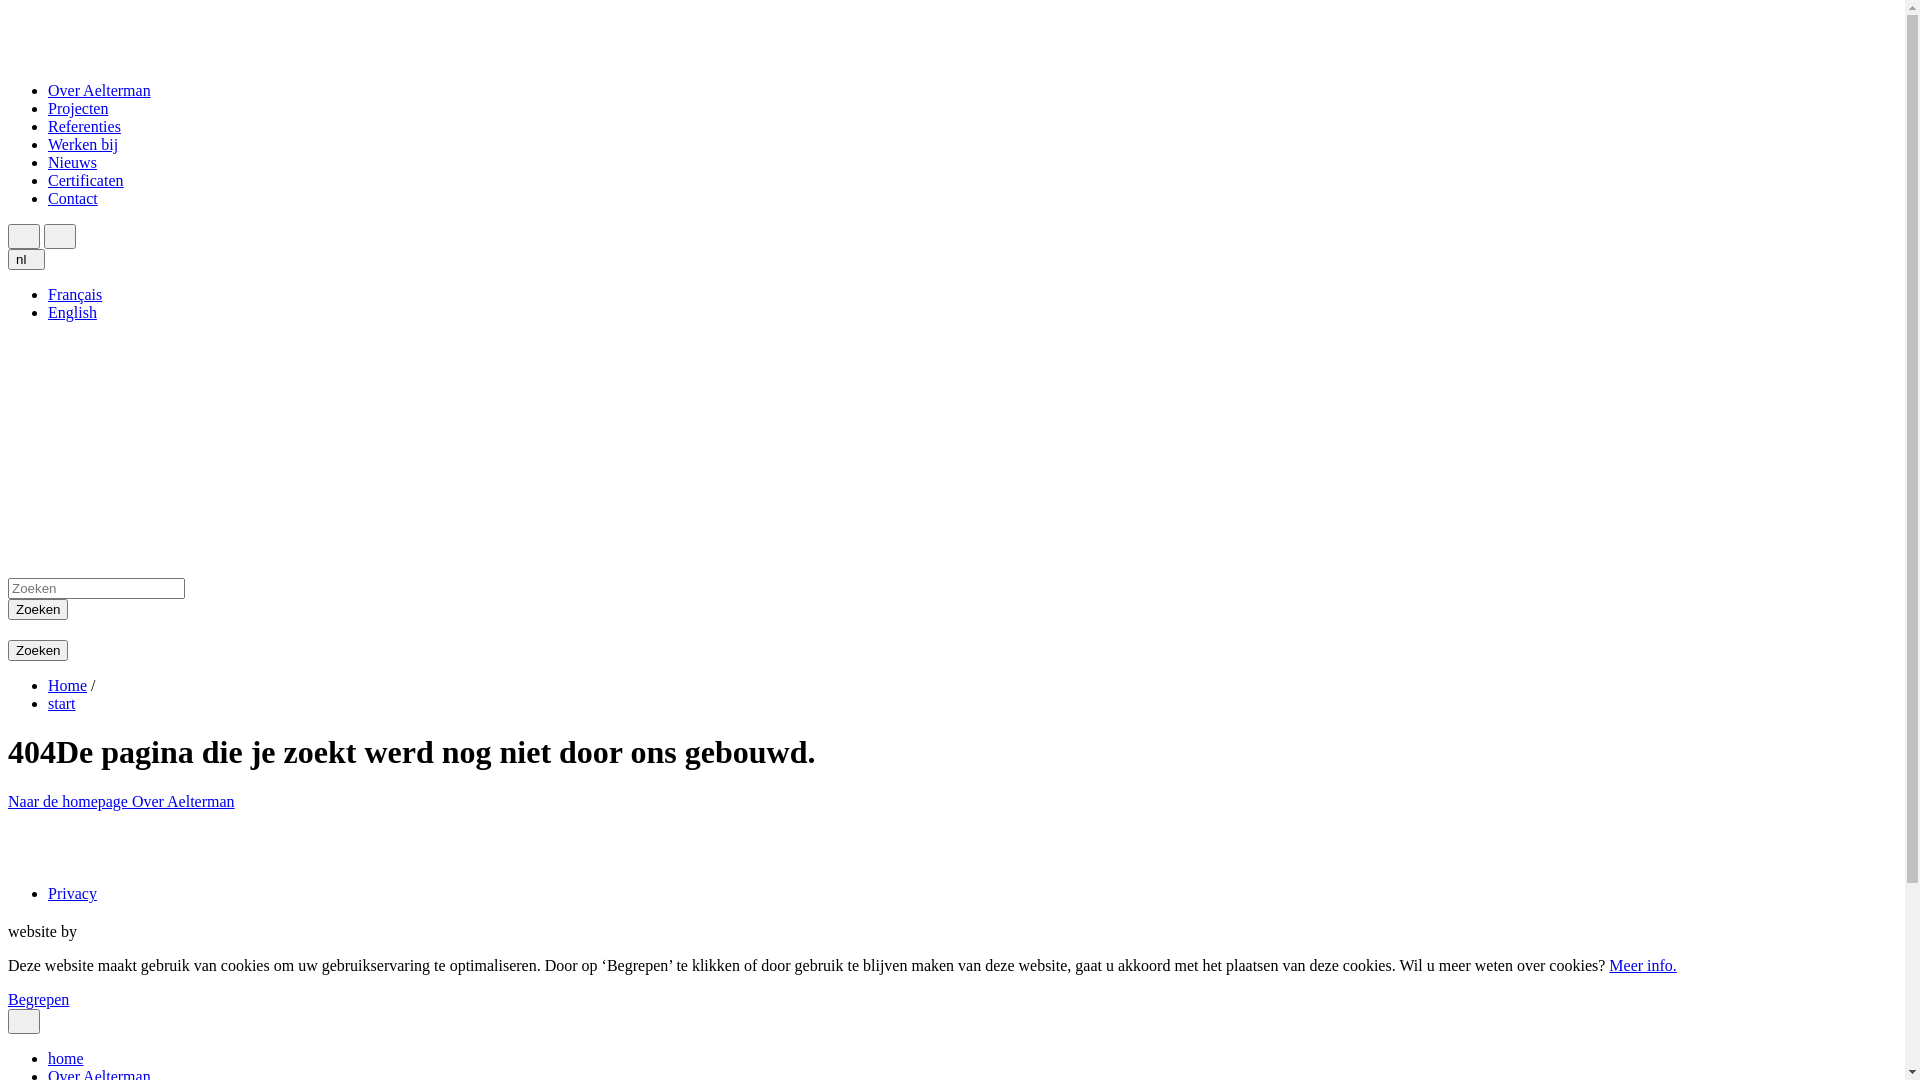 Image resolution: width=1920 pixels, height=1080 pixels. Describe the element at coordinates (72, 892) in the screenshot. I see `'Privacy'` at that location.